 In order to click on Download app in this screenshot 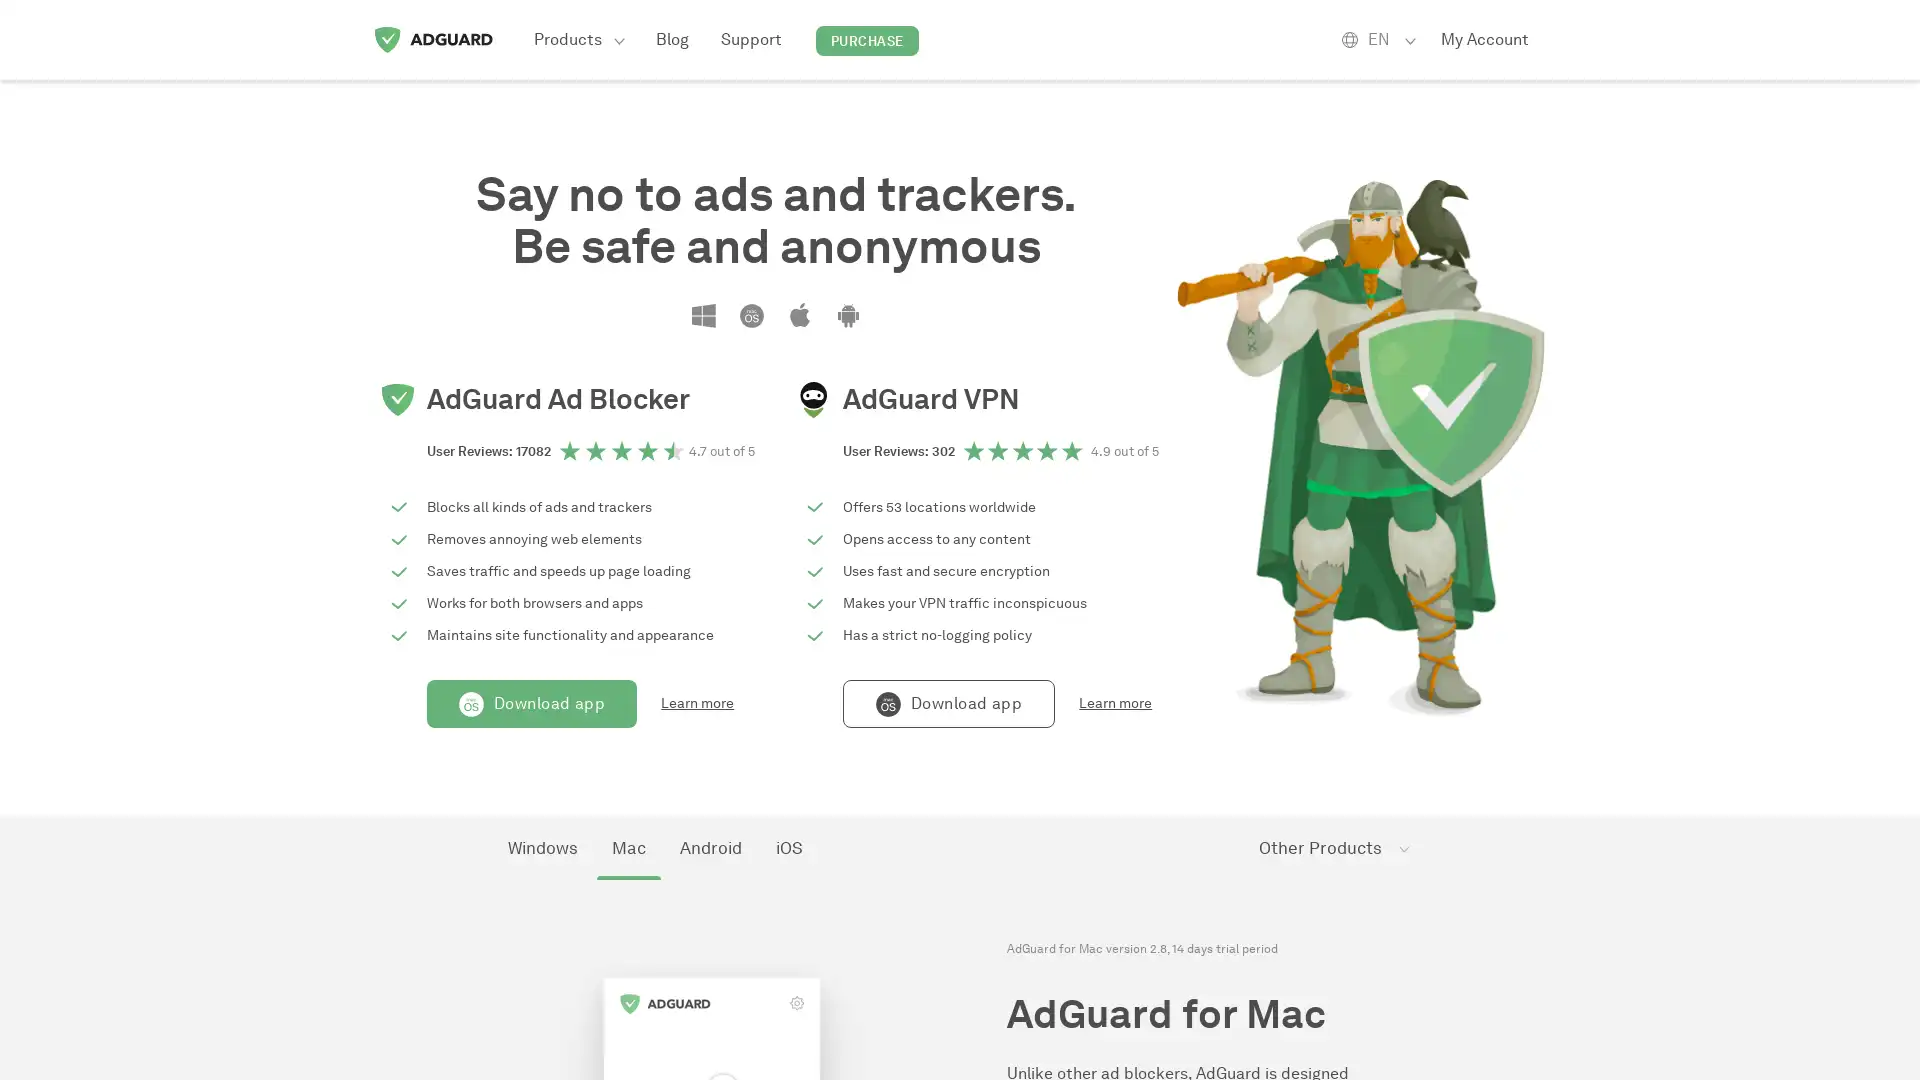, I will do `click(532, 703)`.